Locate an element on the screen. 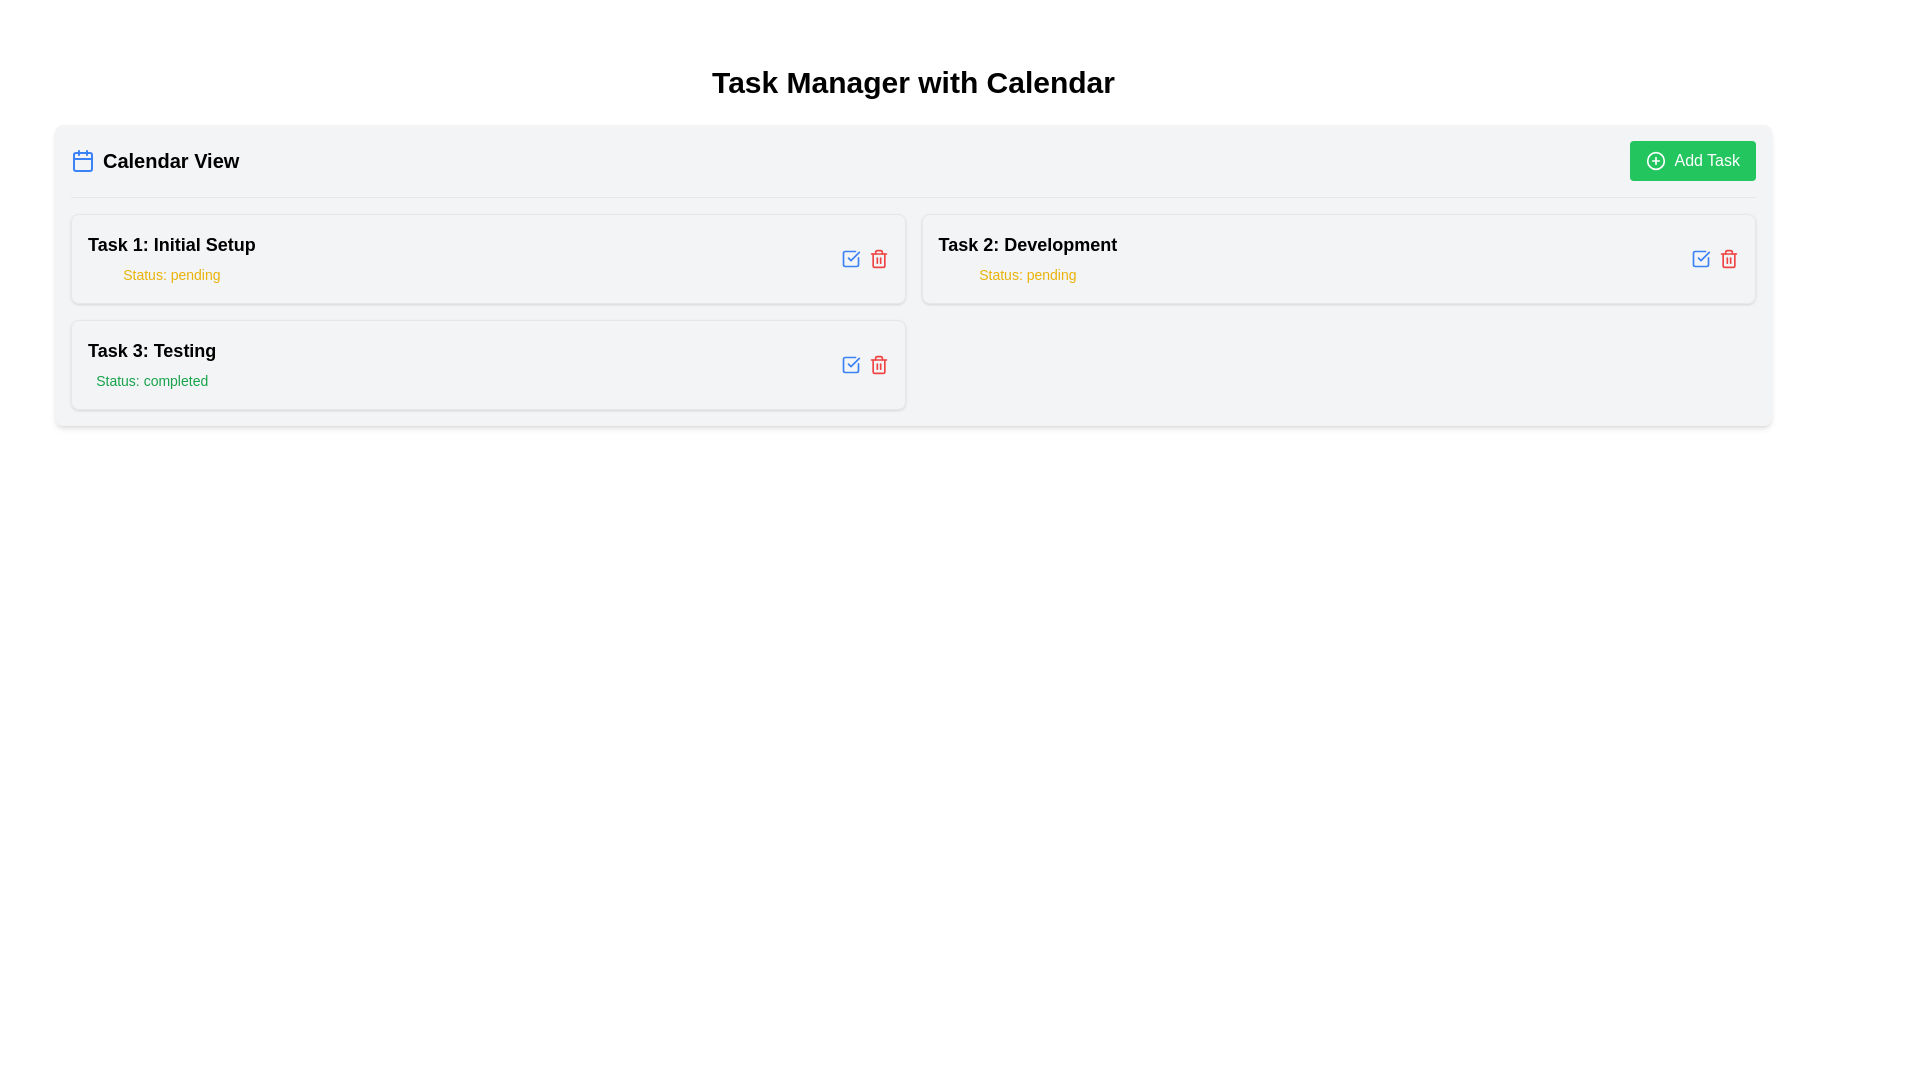  the circular graphical element located within the 'Add Task' button in the top-right corner of the page is located at coordinates (1656, 160).